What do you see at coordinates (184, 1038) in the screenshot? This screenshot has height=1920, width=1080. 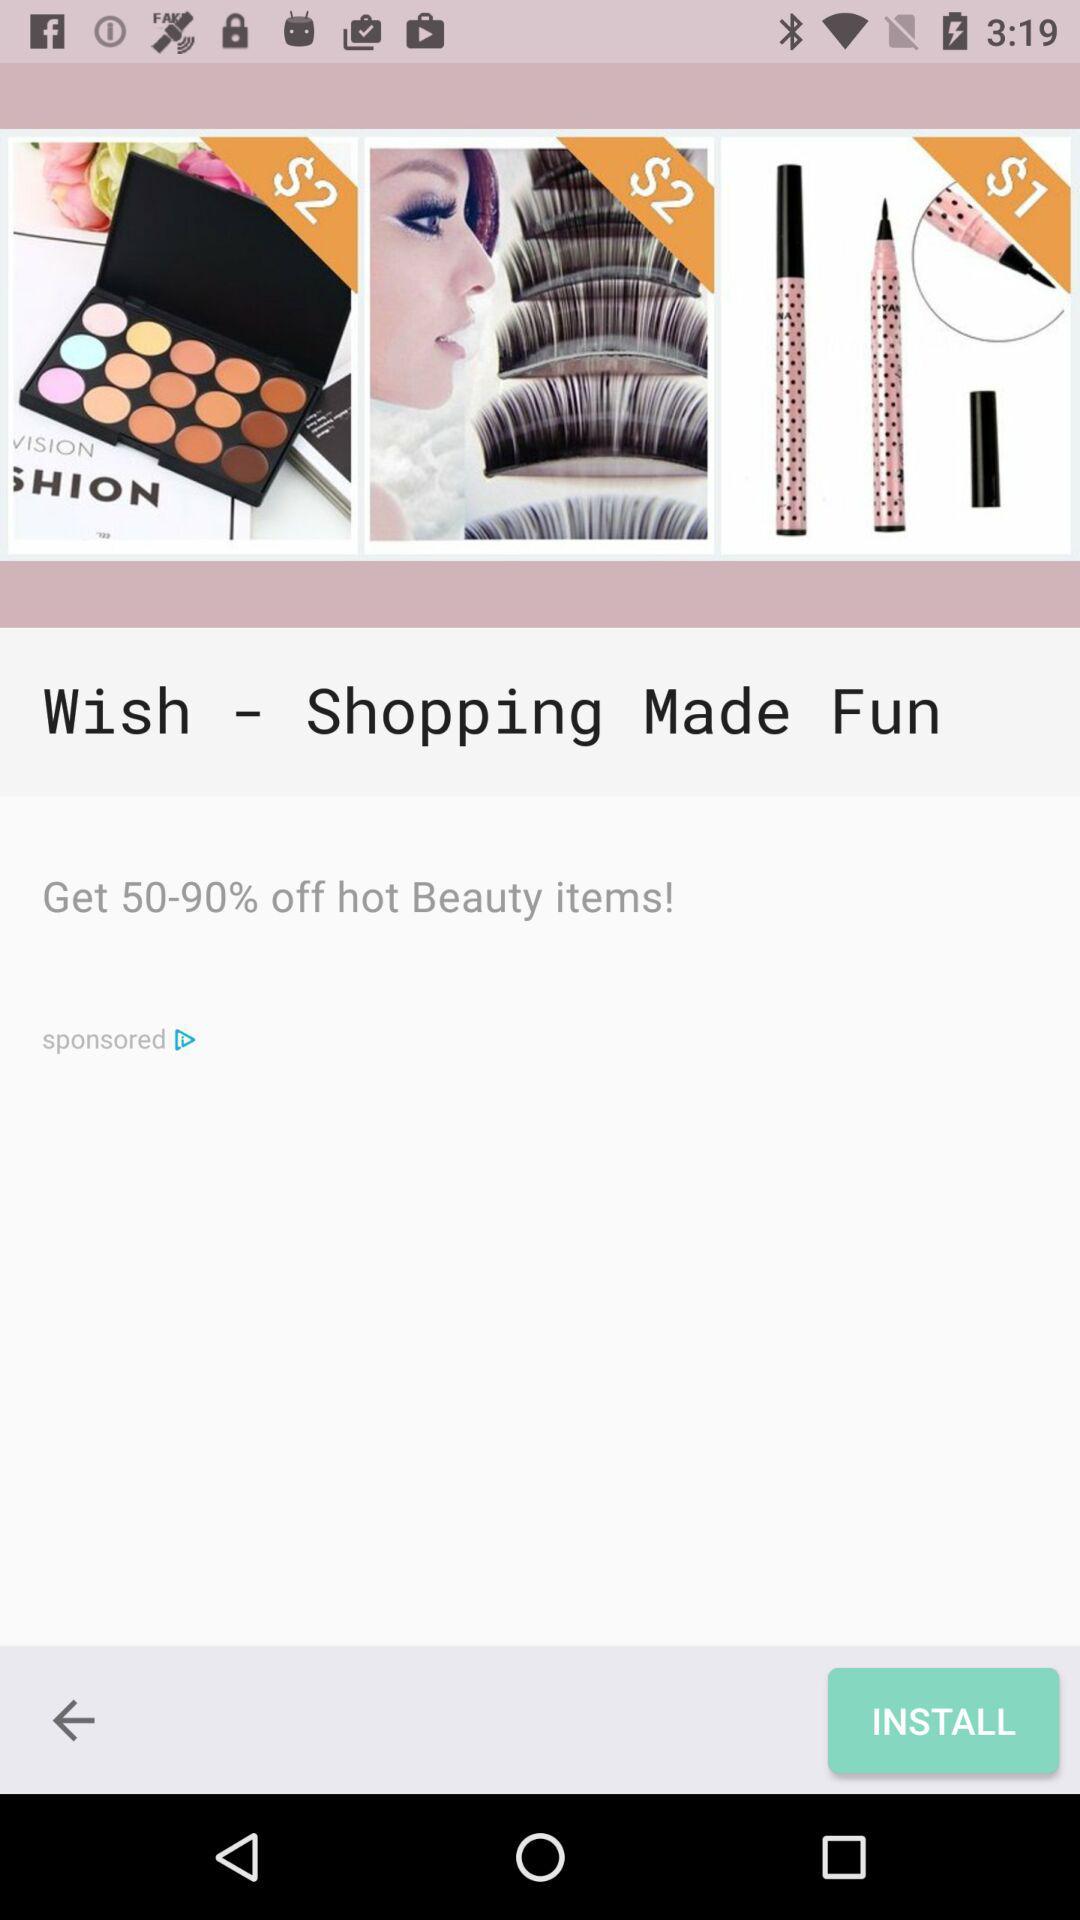 I see `item to the right of the sponsored` at bounding box center [184, 1038].